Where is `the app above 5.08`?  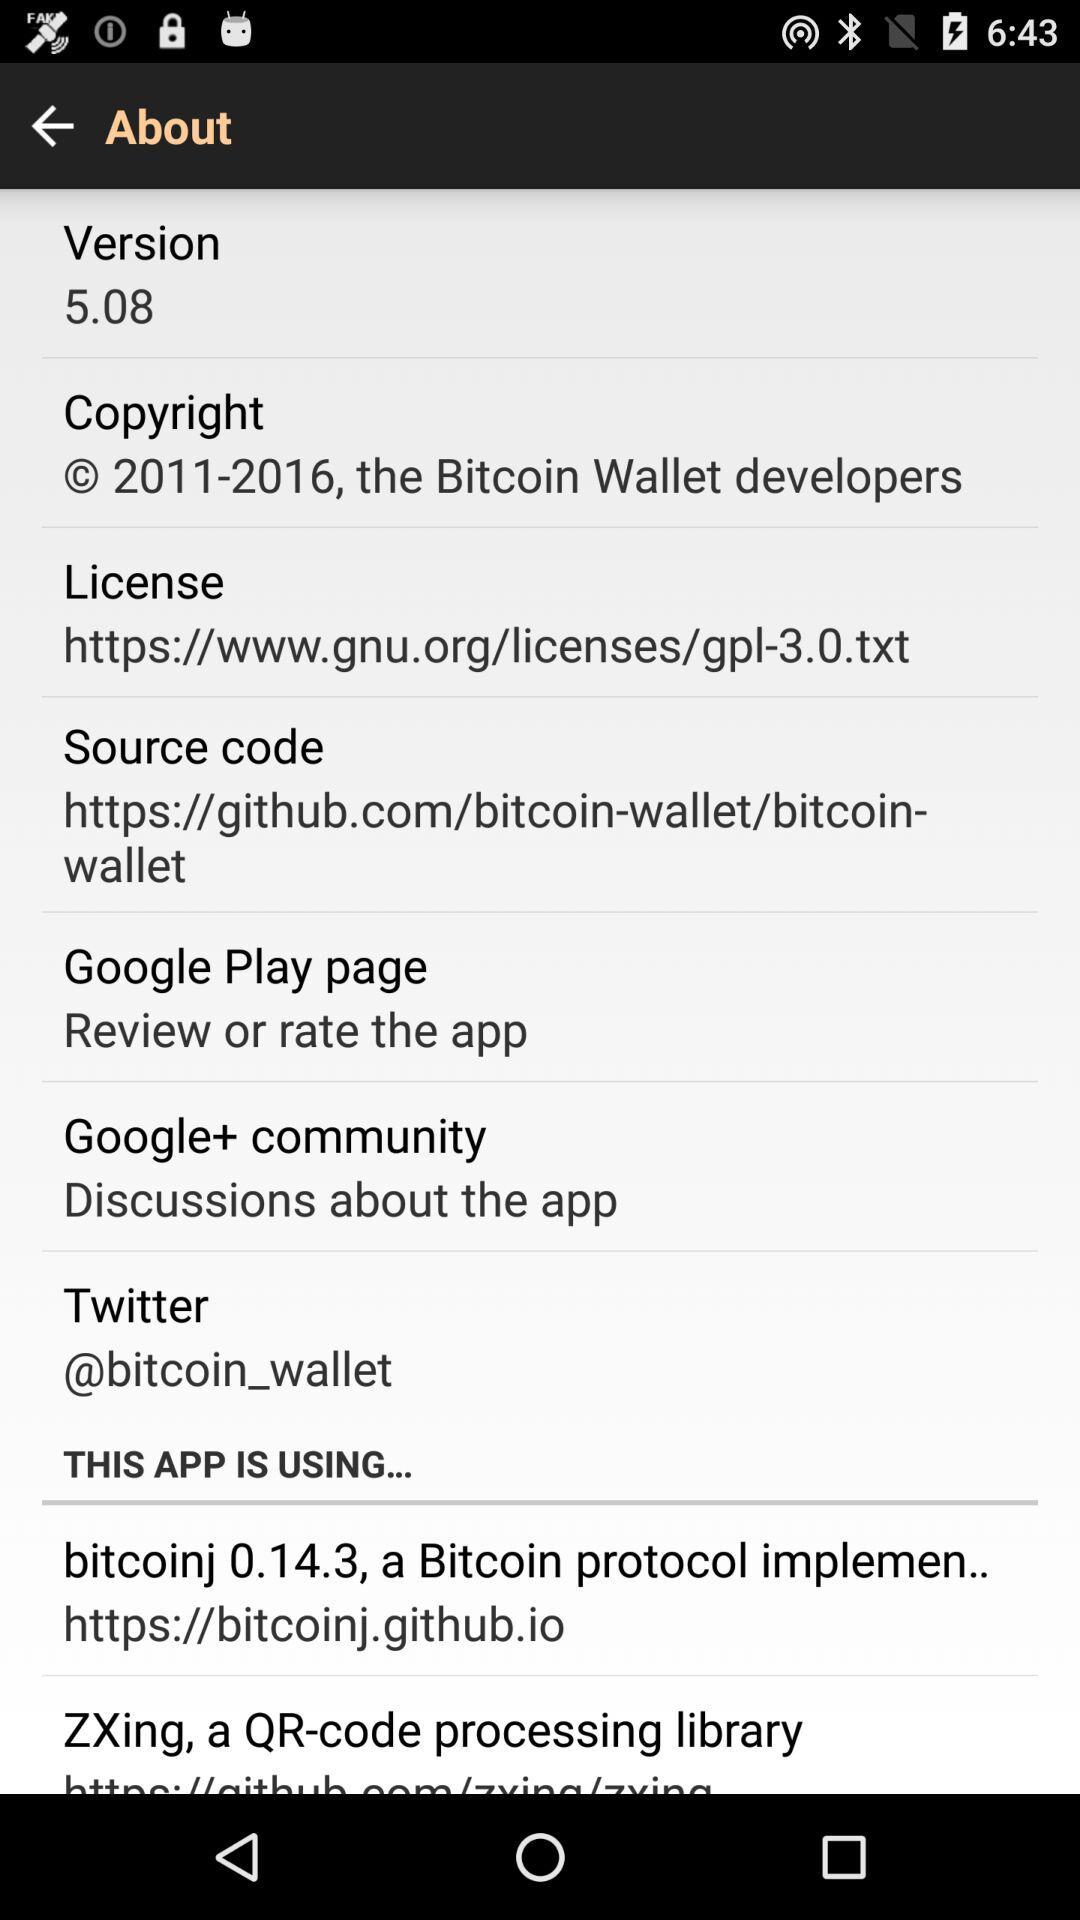 the app above 5.08 is located at coordinates (141, 240).